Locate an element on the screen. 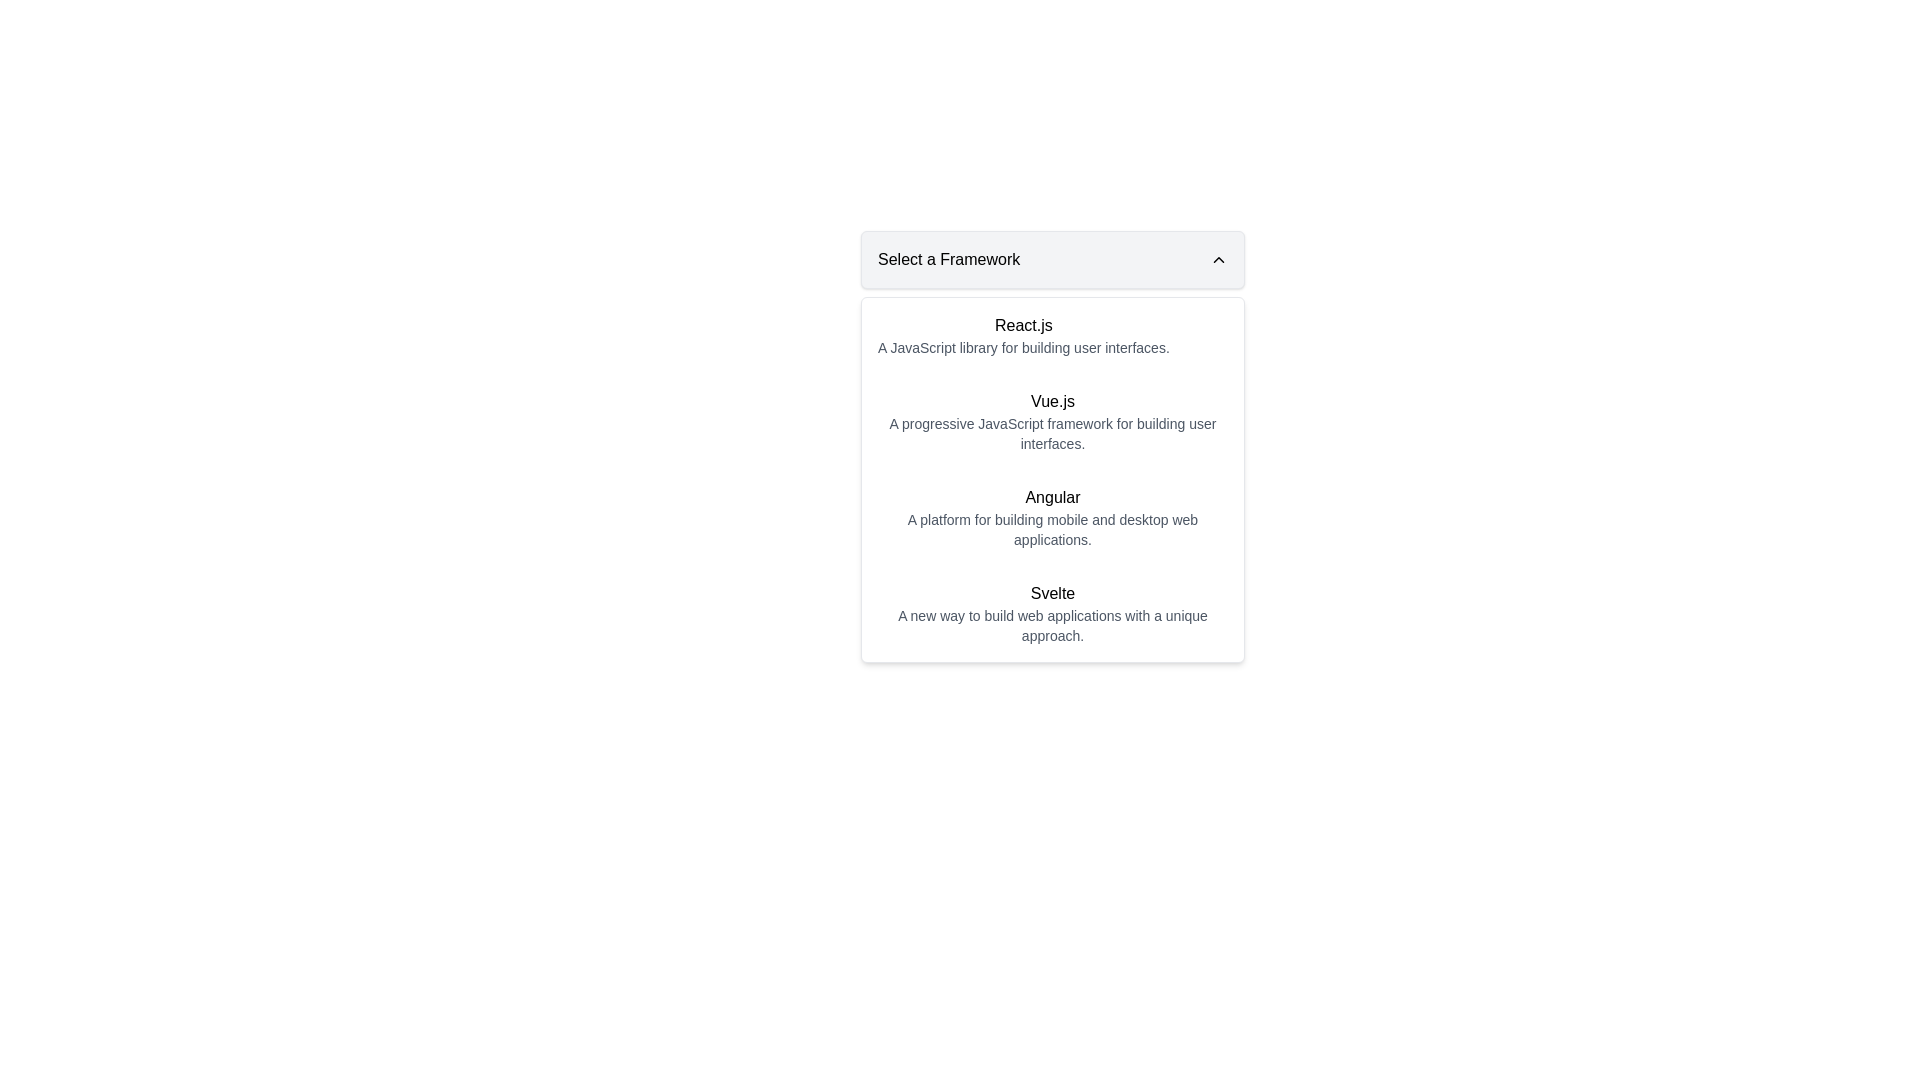  text label 'Select a Framework', which is styled in bold and serves as the header for a dropdown menu is located at coordinates (948, 258).